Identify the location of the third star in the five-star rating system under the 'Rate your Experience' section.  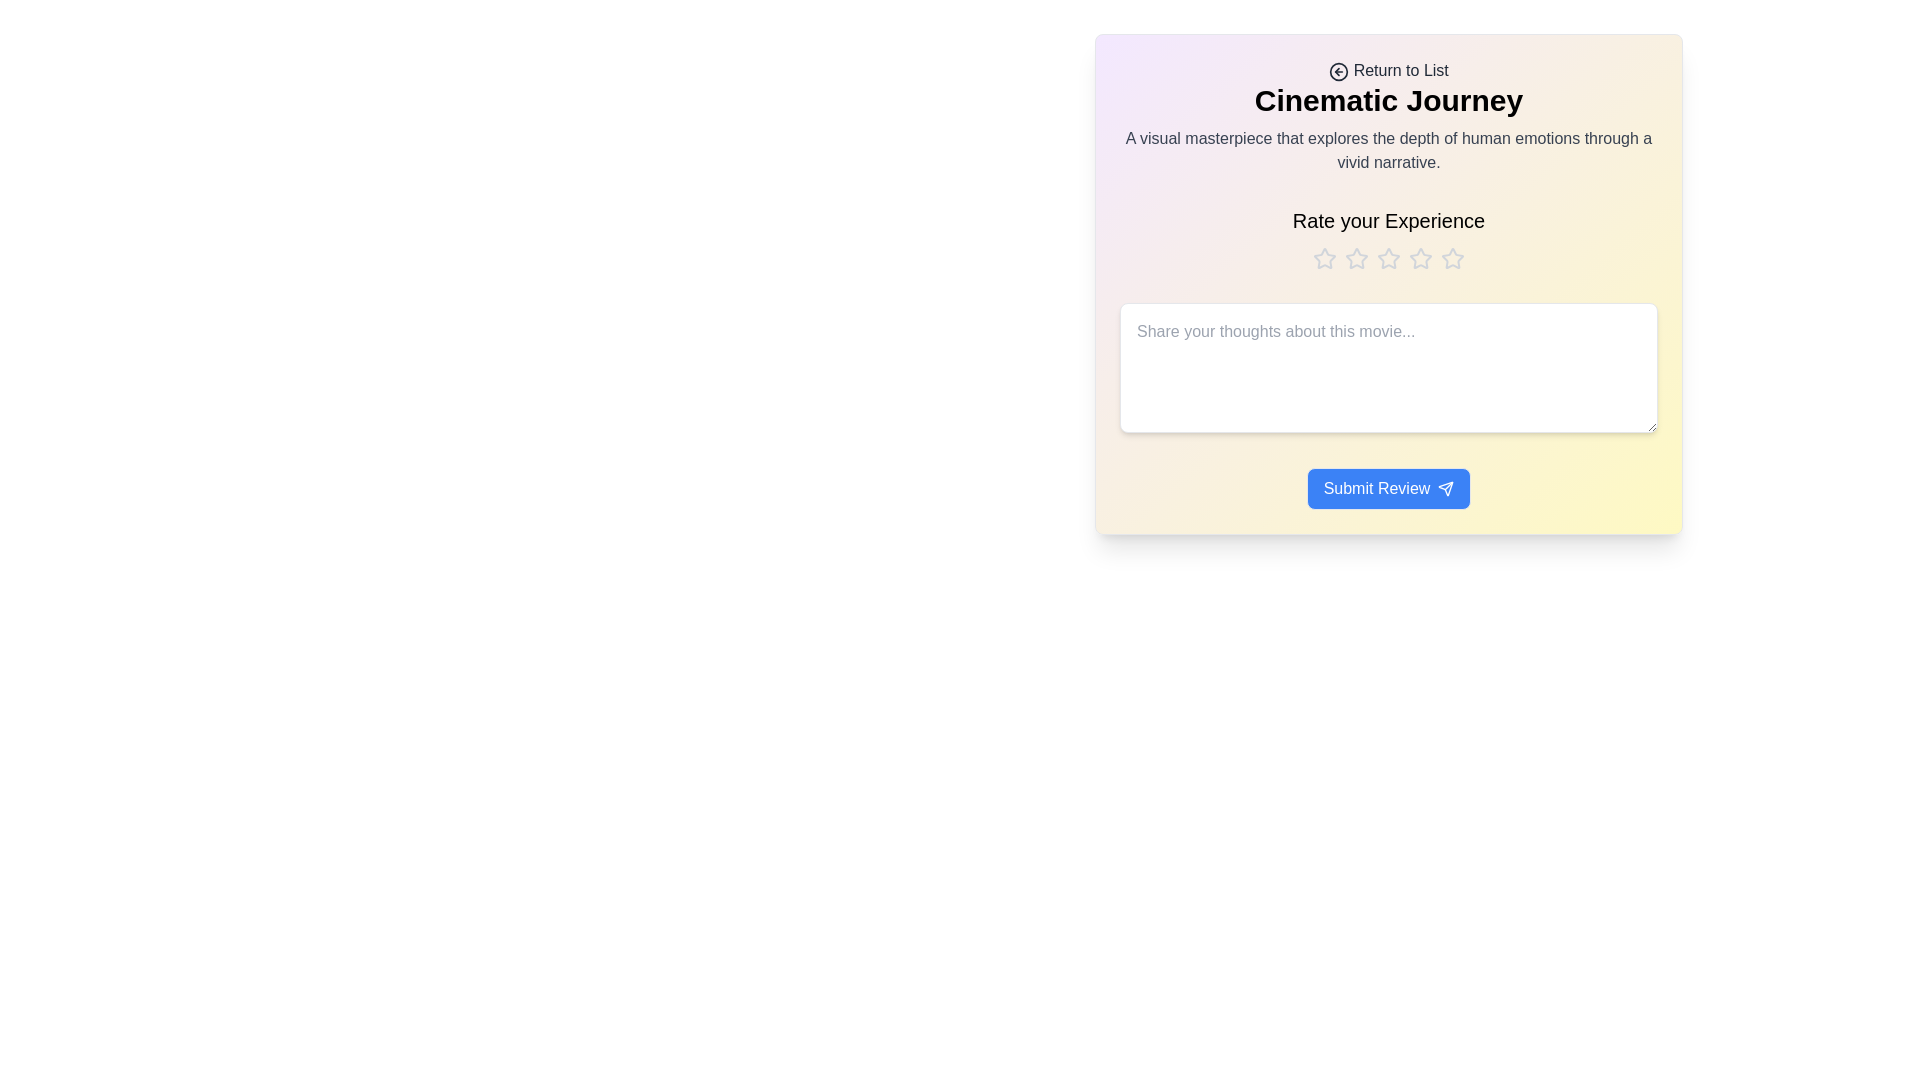
(1387, 257).